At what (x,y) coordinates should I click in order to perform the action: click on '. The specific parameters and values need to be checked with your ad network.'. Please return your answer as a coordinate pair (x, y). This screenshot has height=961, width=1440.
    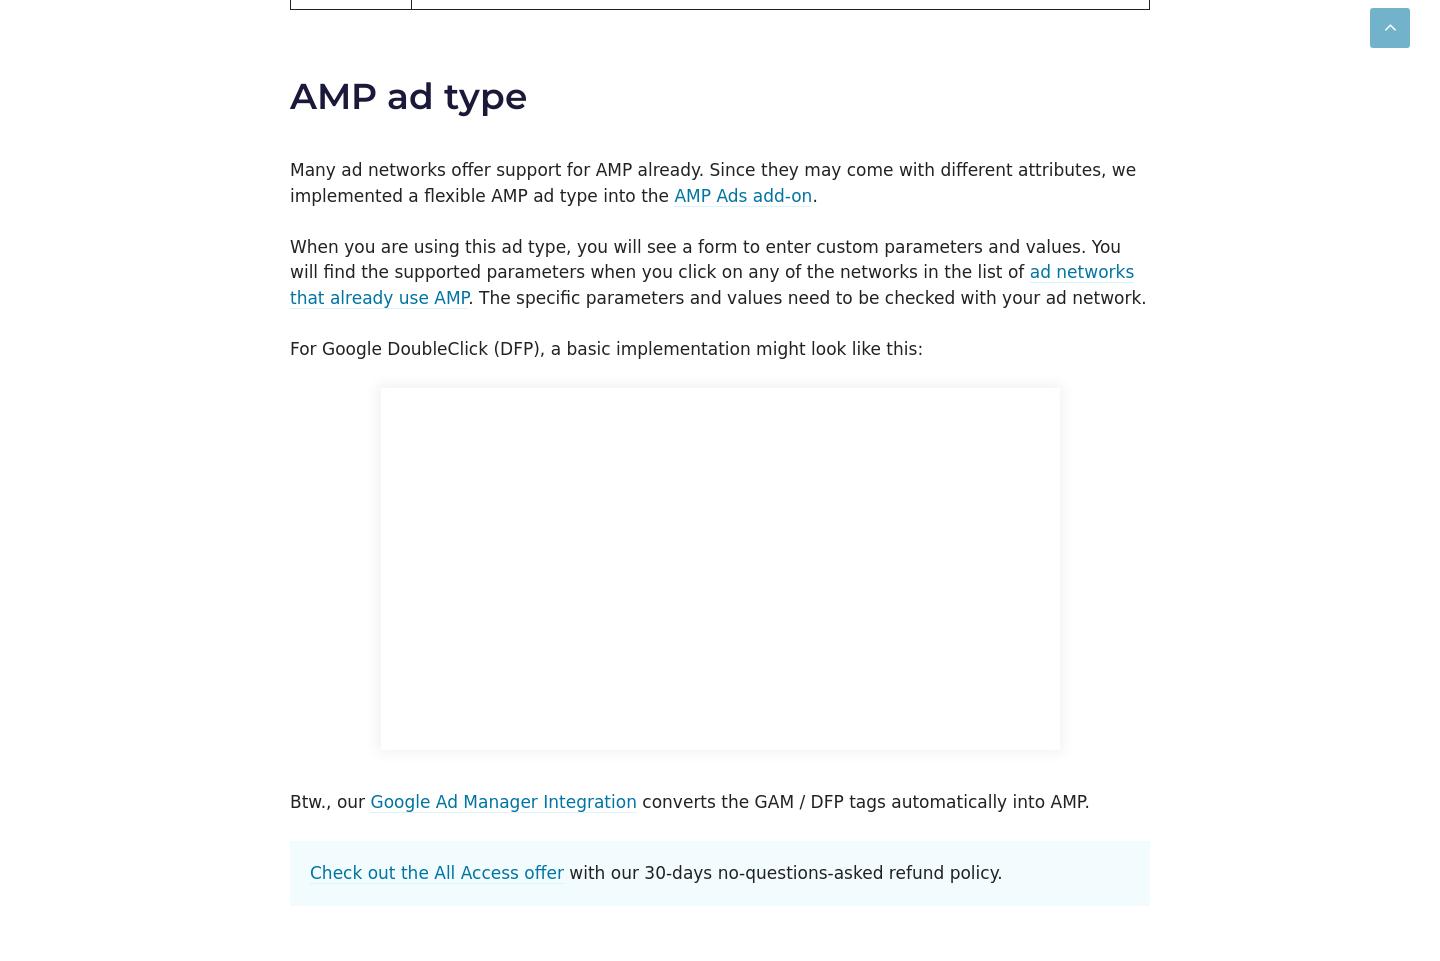
    Looking at the image, I should click on (806, 297).